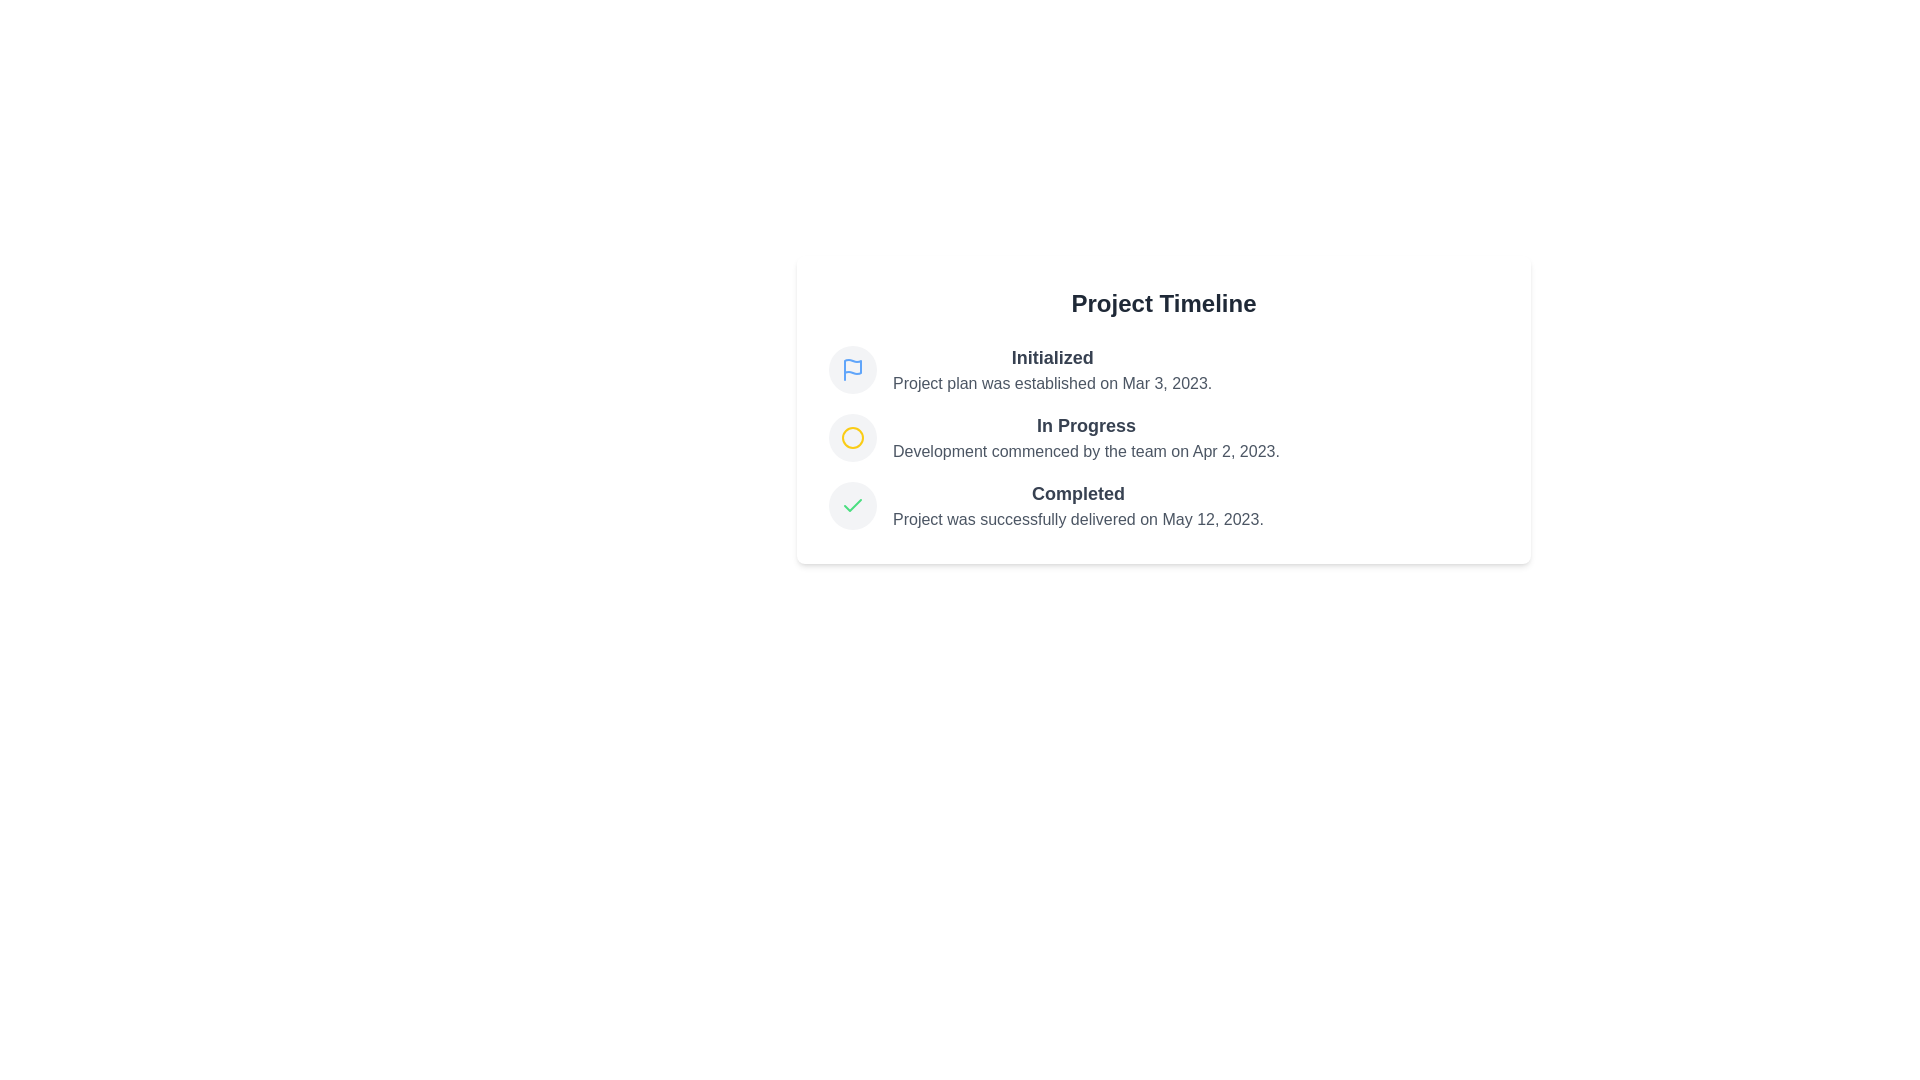  I want to click on information displayed in the text label indicating the start date of the development phase of the project, which is located under the 'In Progress' section of the timeline component, so click(1085, 451).